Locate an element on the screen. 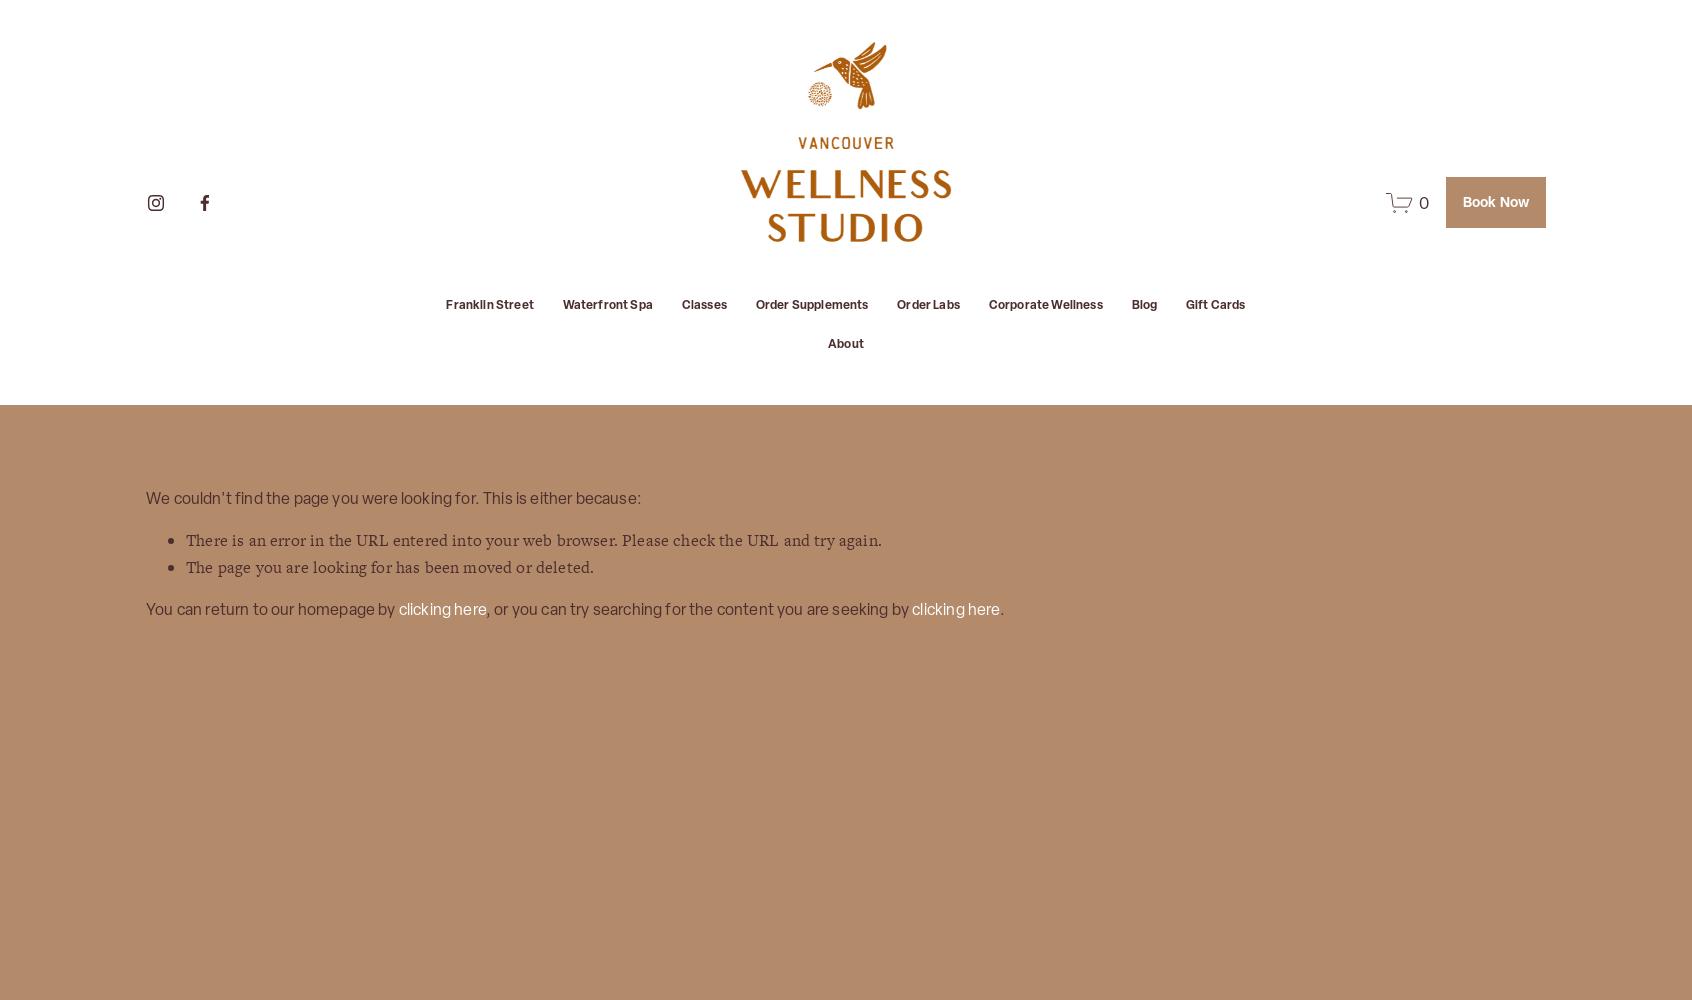  'Blog' is located at coordinates (1129, 305).